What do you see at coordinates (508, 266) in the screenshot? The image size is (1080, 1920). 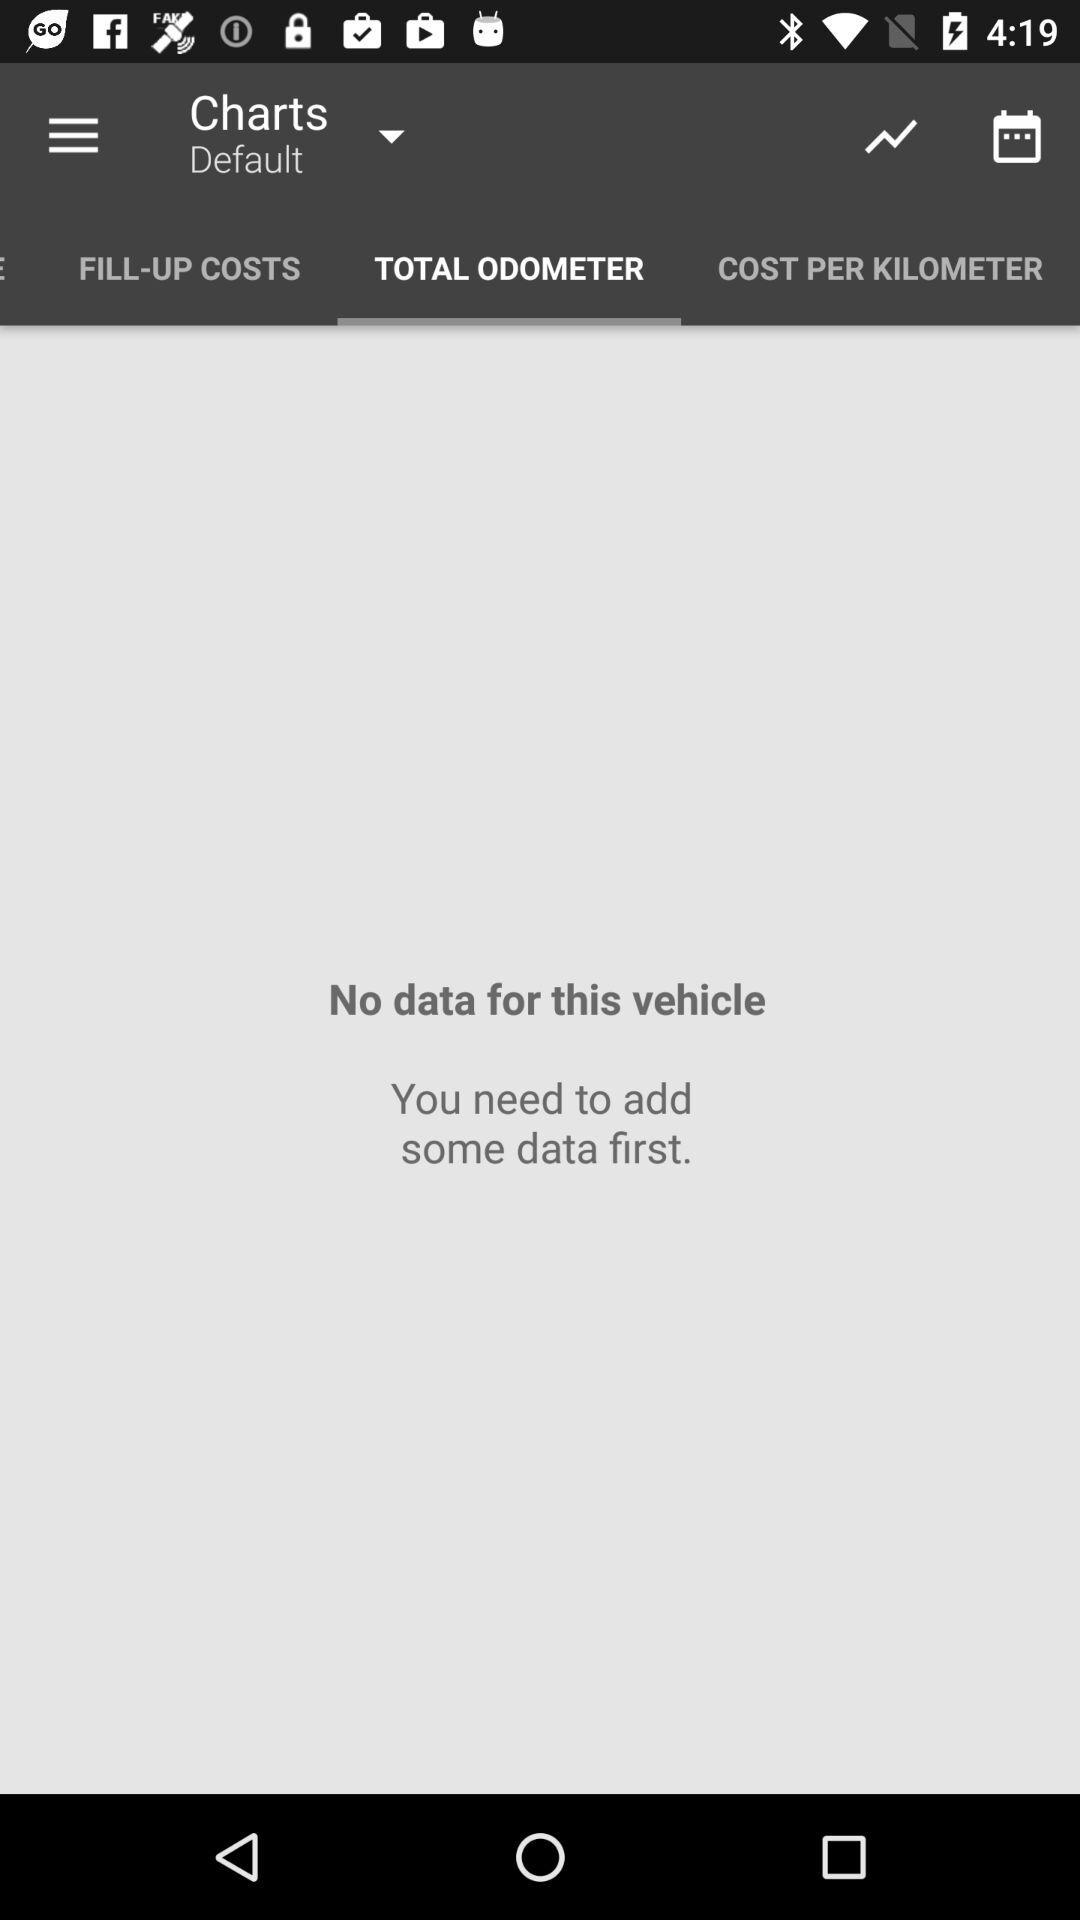 I see `icon above the no data for item` at bounding box center [508, 266].